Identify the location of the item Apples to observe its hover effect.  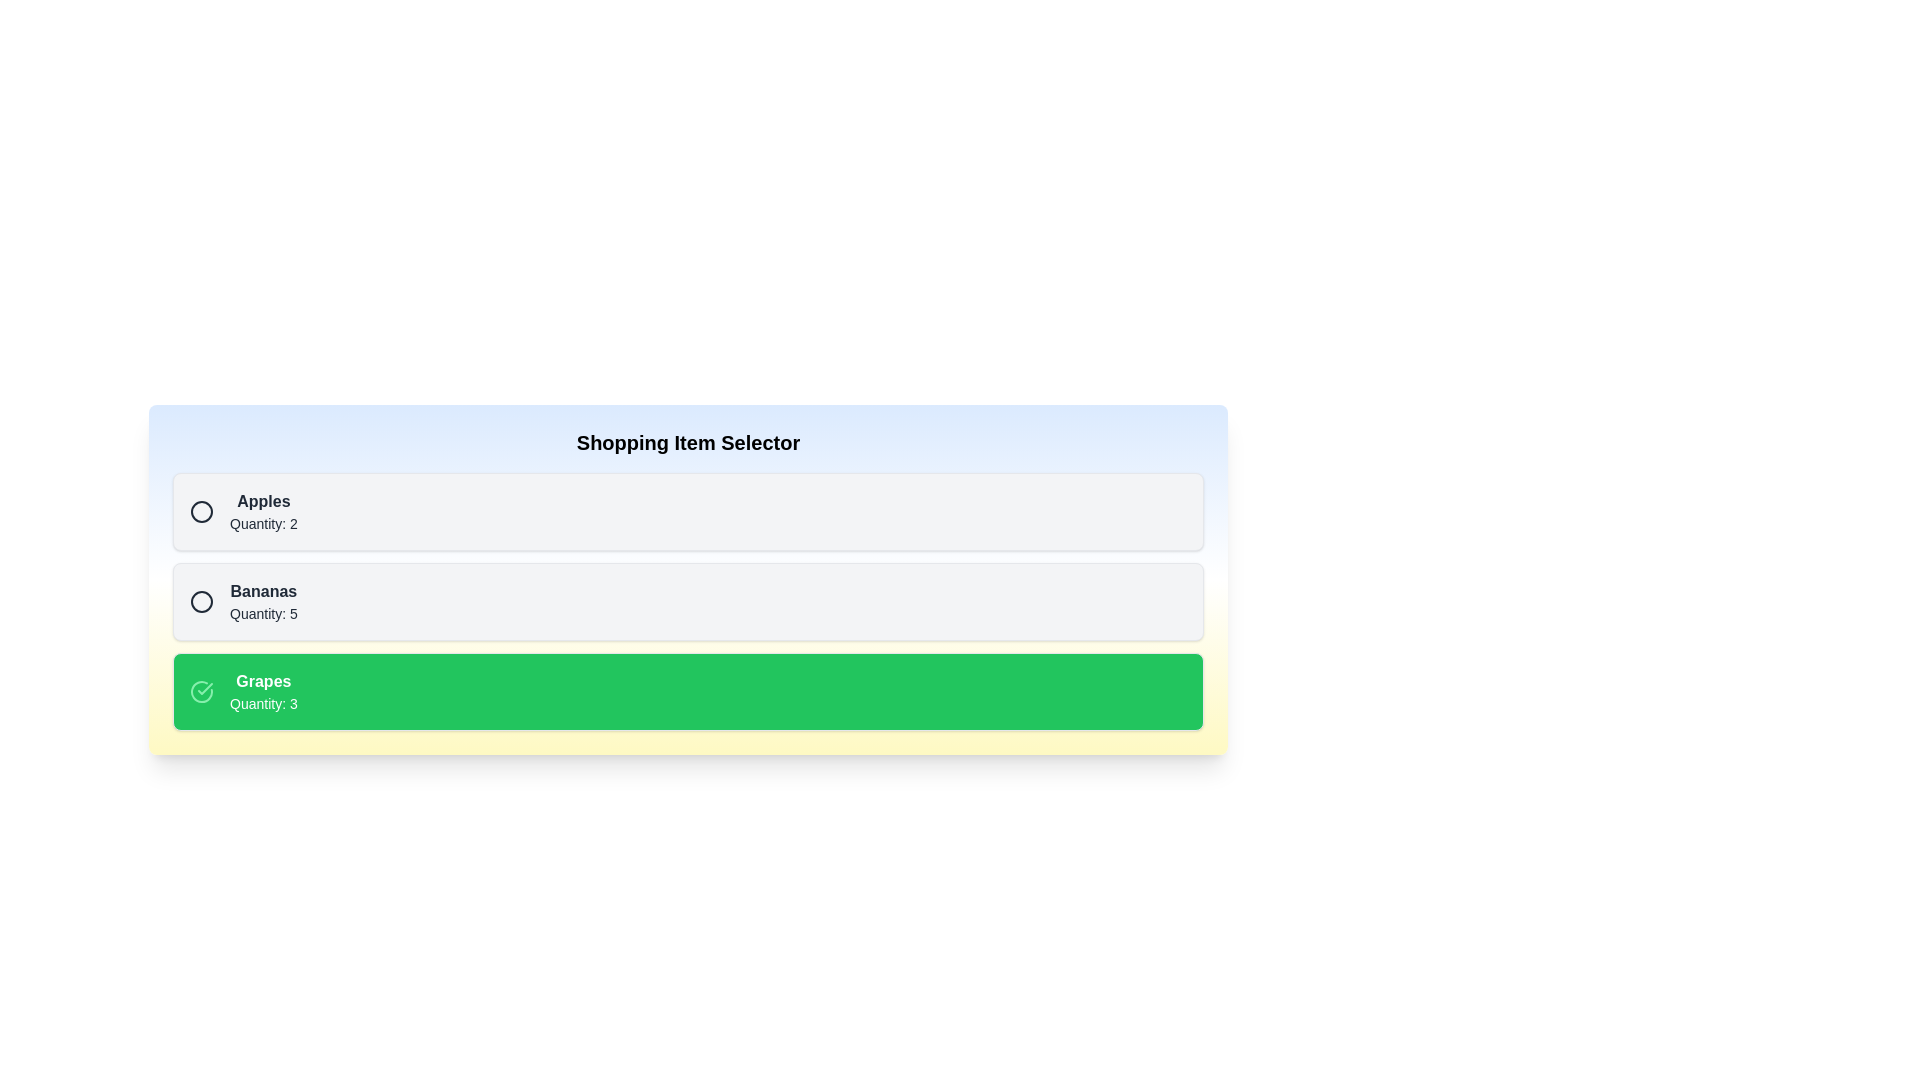
(688, 511).